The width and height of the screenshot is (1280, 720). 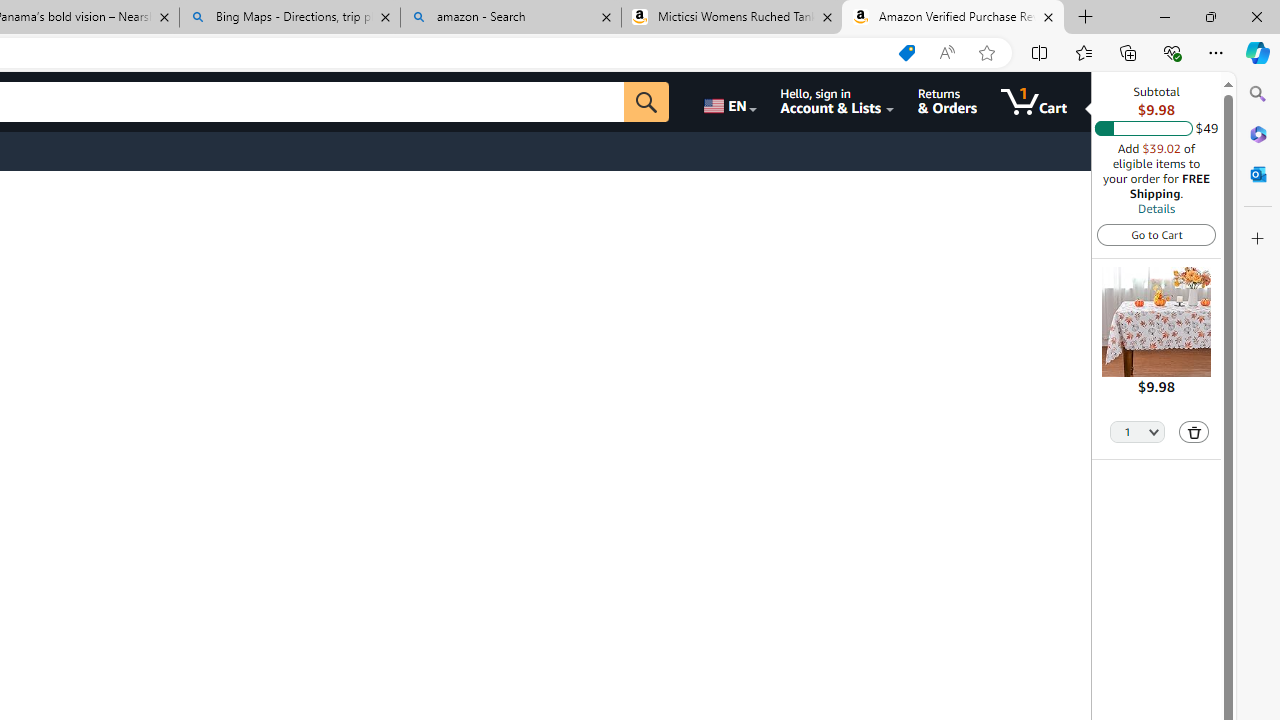 What do you see at coordinates (1034, 101) in the screenshot?
I see `'1 item in cart'` at bounding box center [1034, 101].